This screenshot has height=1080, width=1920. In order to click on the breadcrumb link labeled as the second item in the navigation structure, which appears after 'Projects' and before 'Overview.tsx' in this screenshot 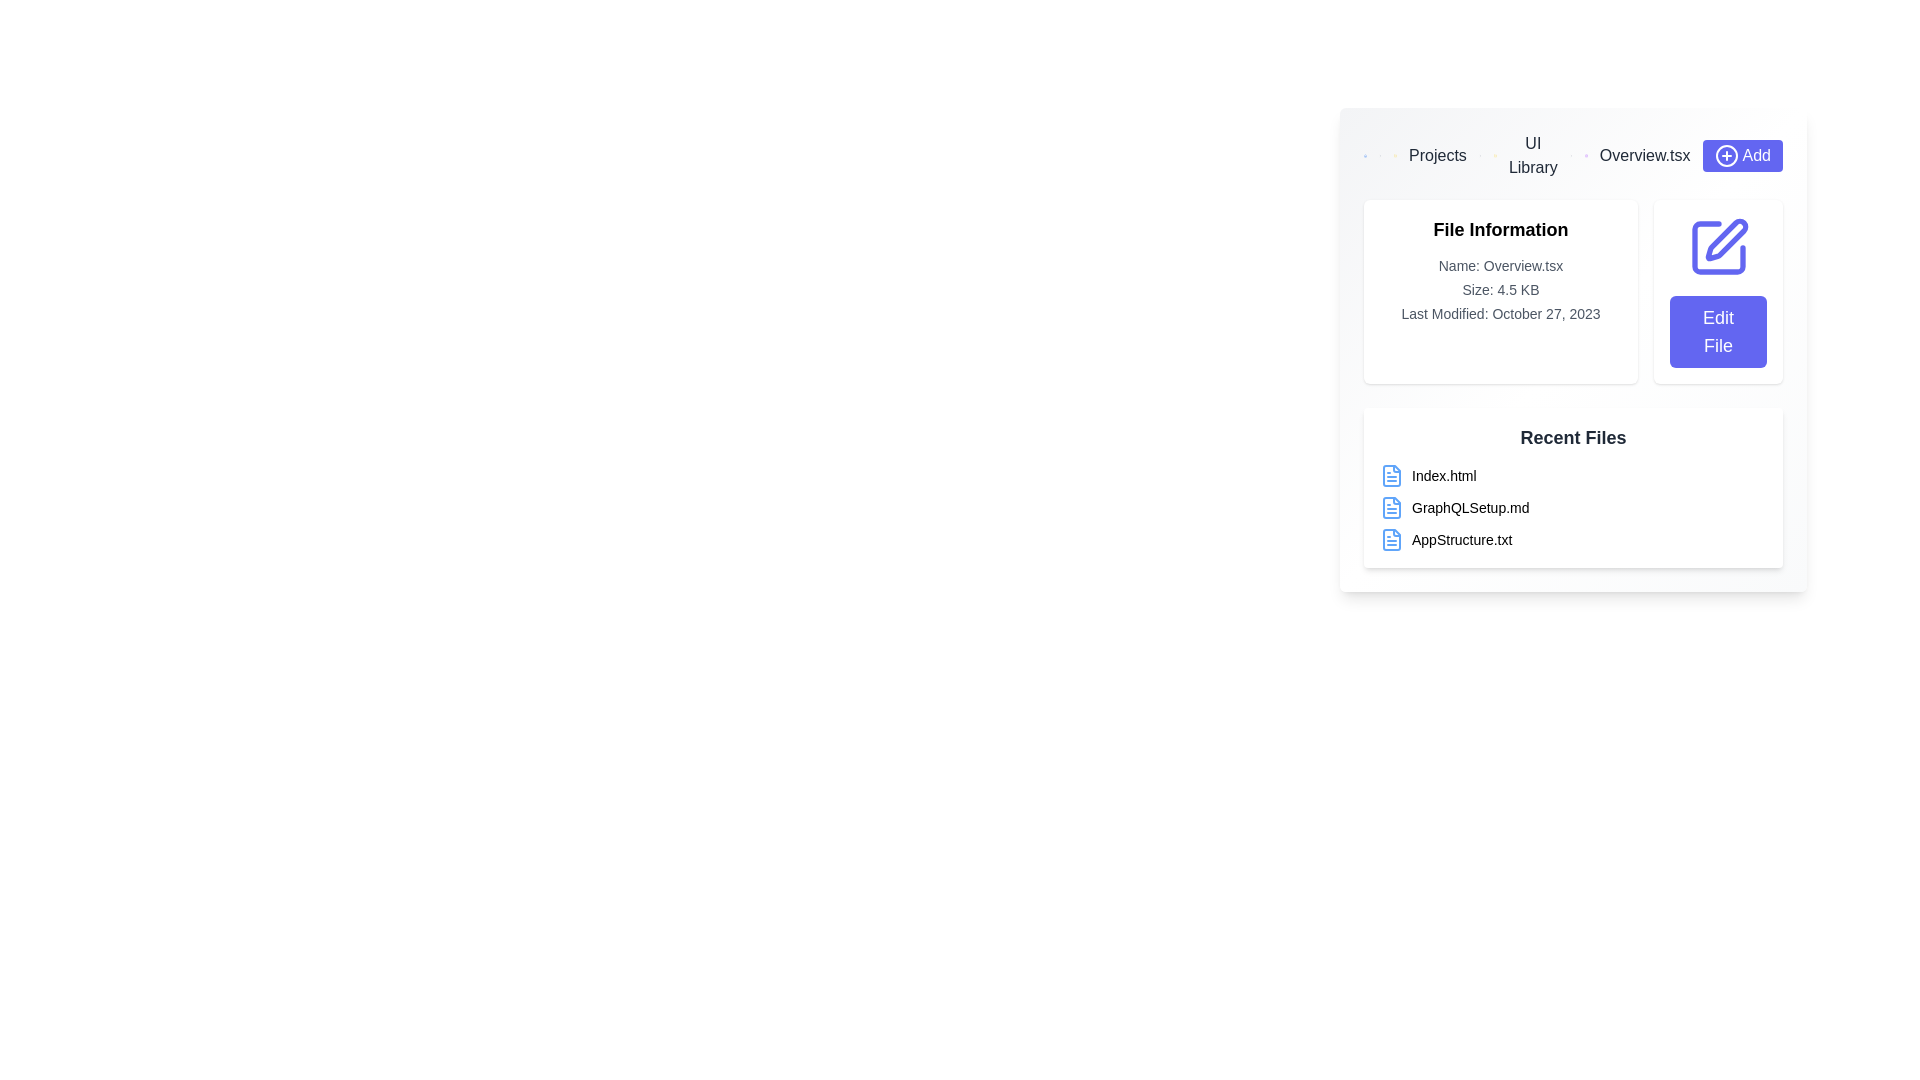, I will do `click(1532, 154)`.